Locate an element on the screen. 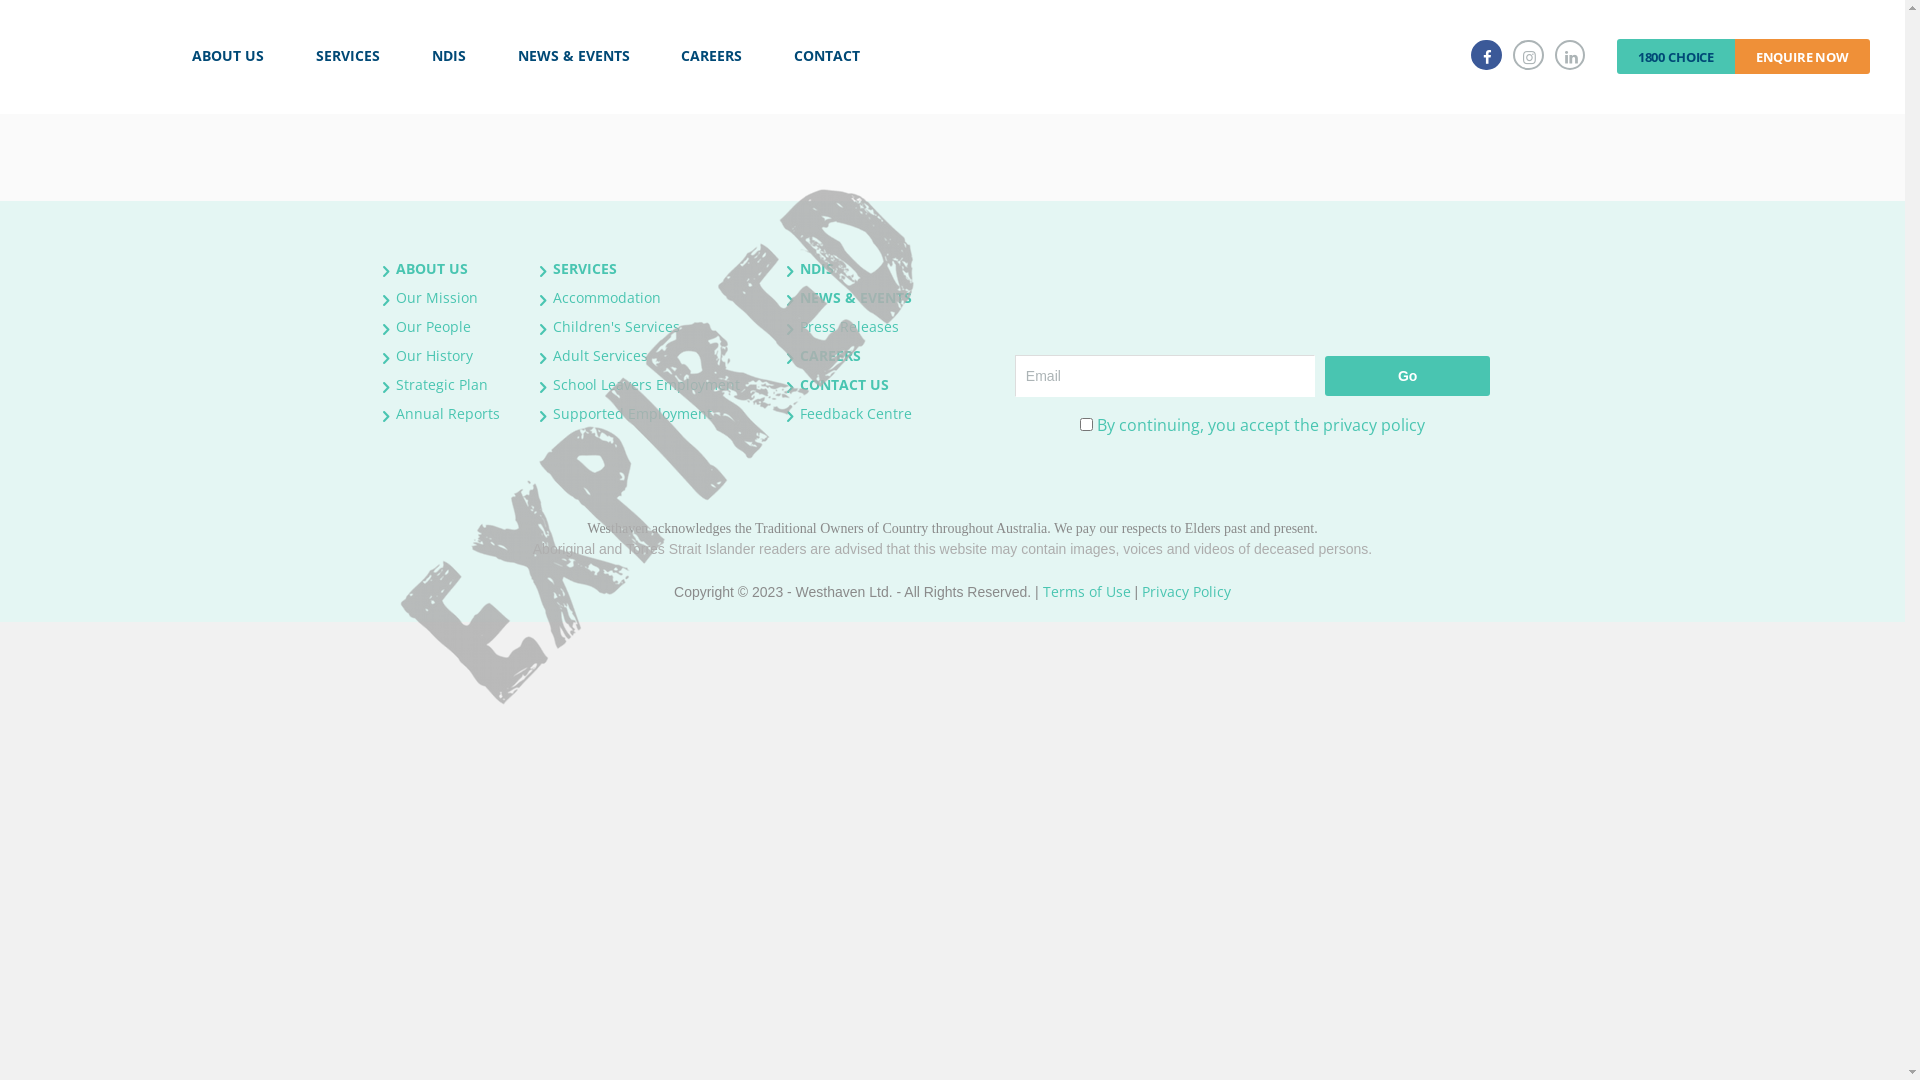 The height and width of the screenshot is (1080, 1920). 'Our People' is located at coordinates (432, 325).